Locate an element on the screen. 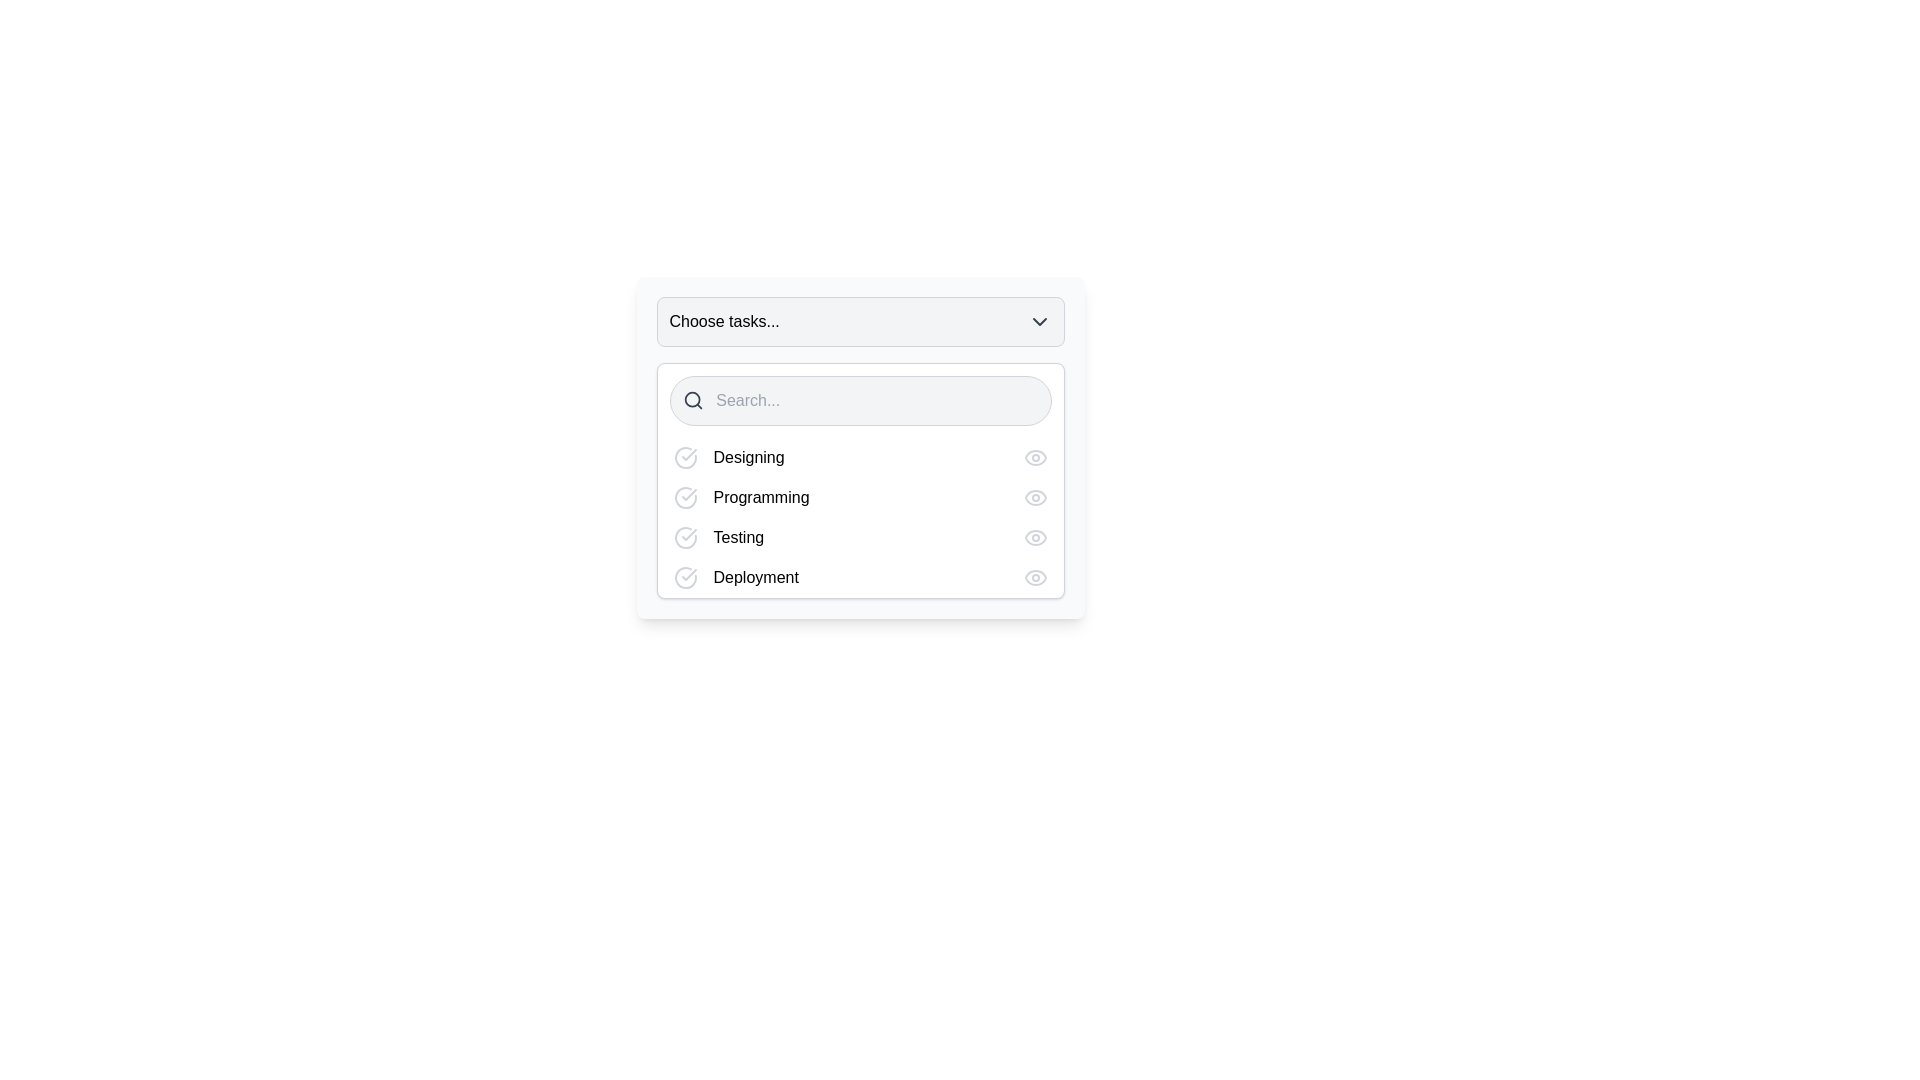  the surrounding area of the left semi-circular part of the checkmark icon in the 'Programming' task selection list interface is located at coordinates (685, 496).